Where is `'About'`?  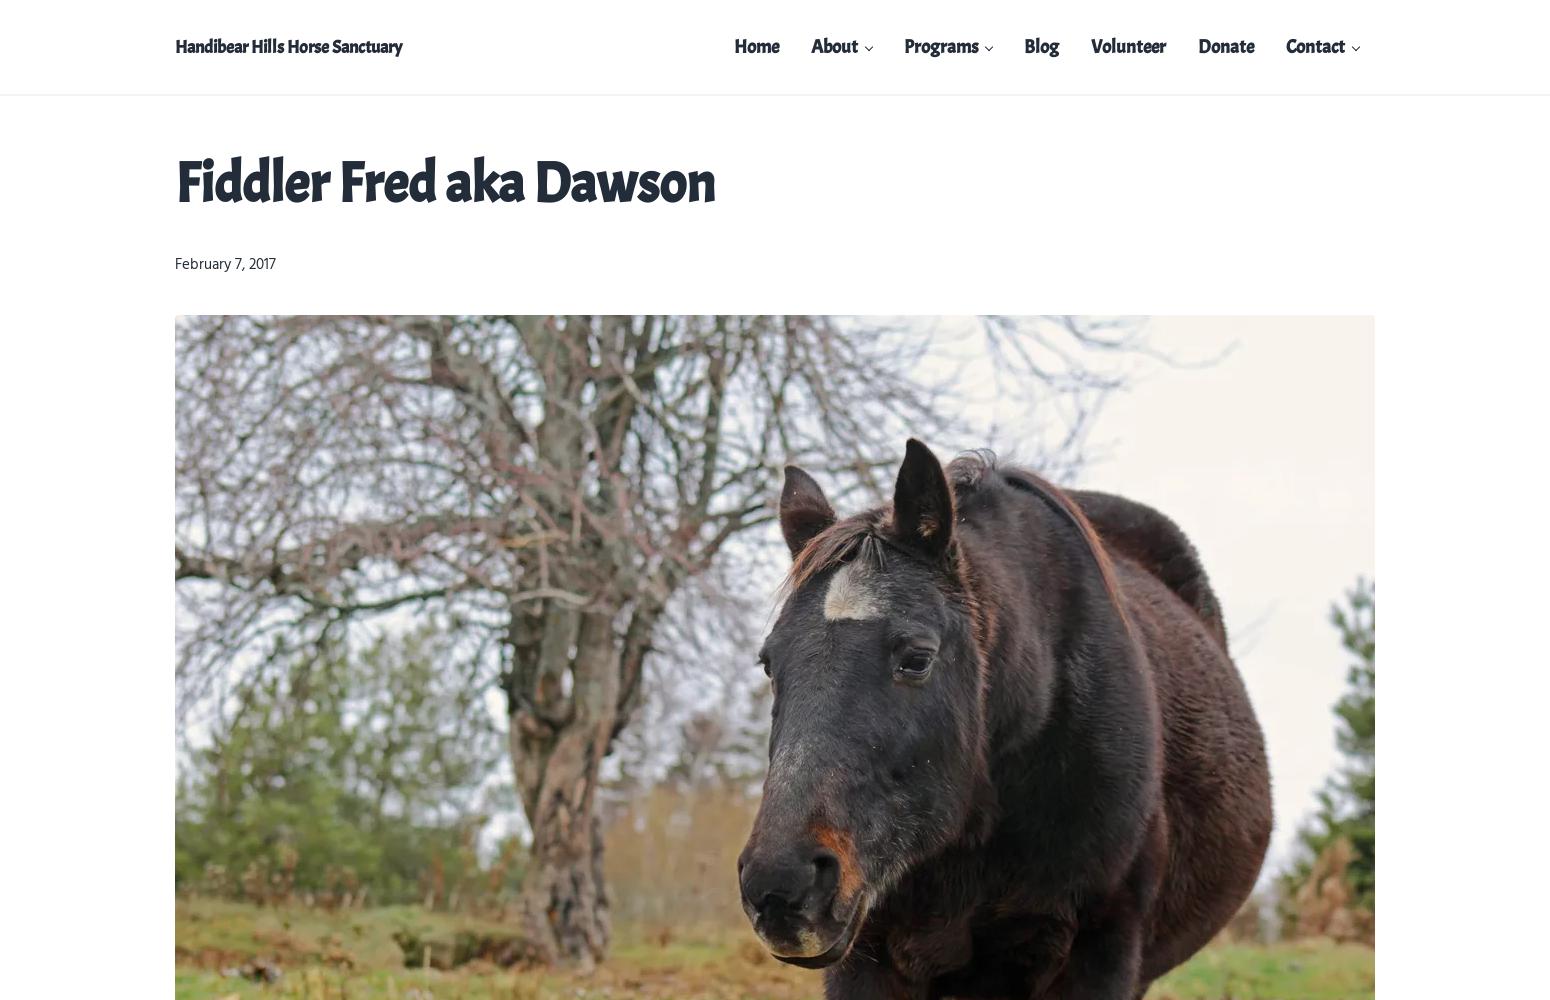
'About' is located at coordinates (833, 46).